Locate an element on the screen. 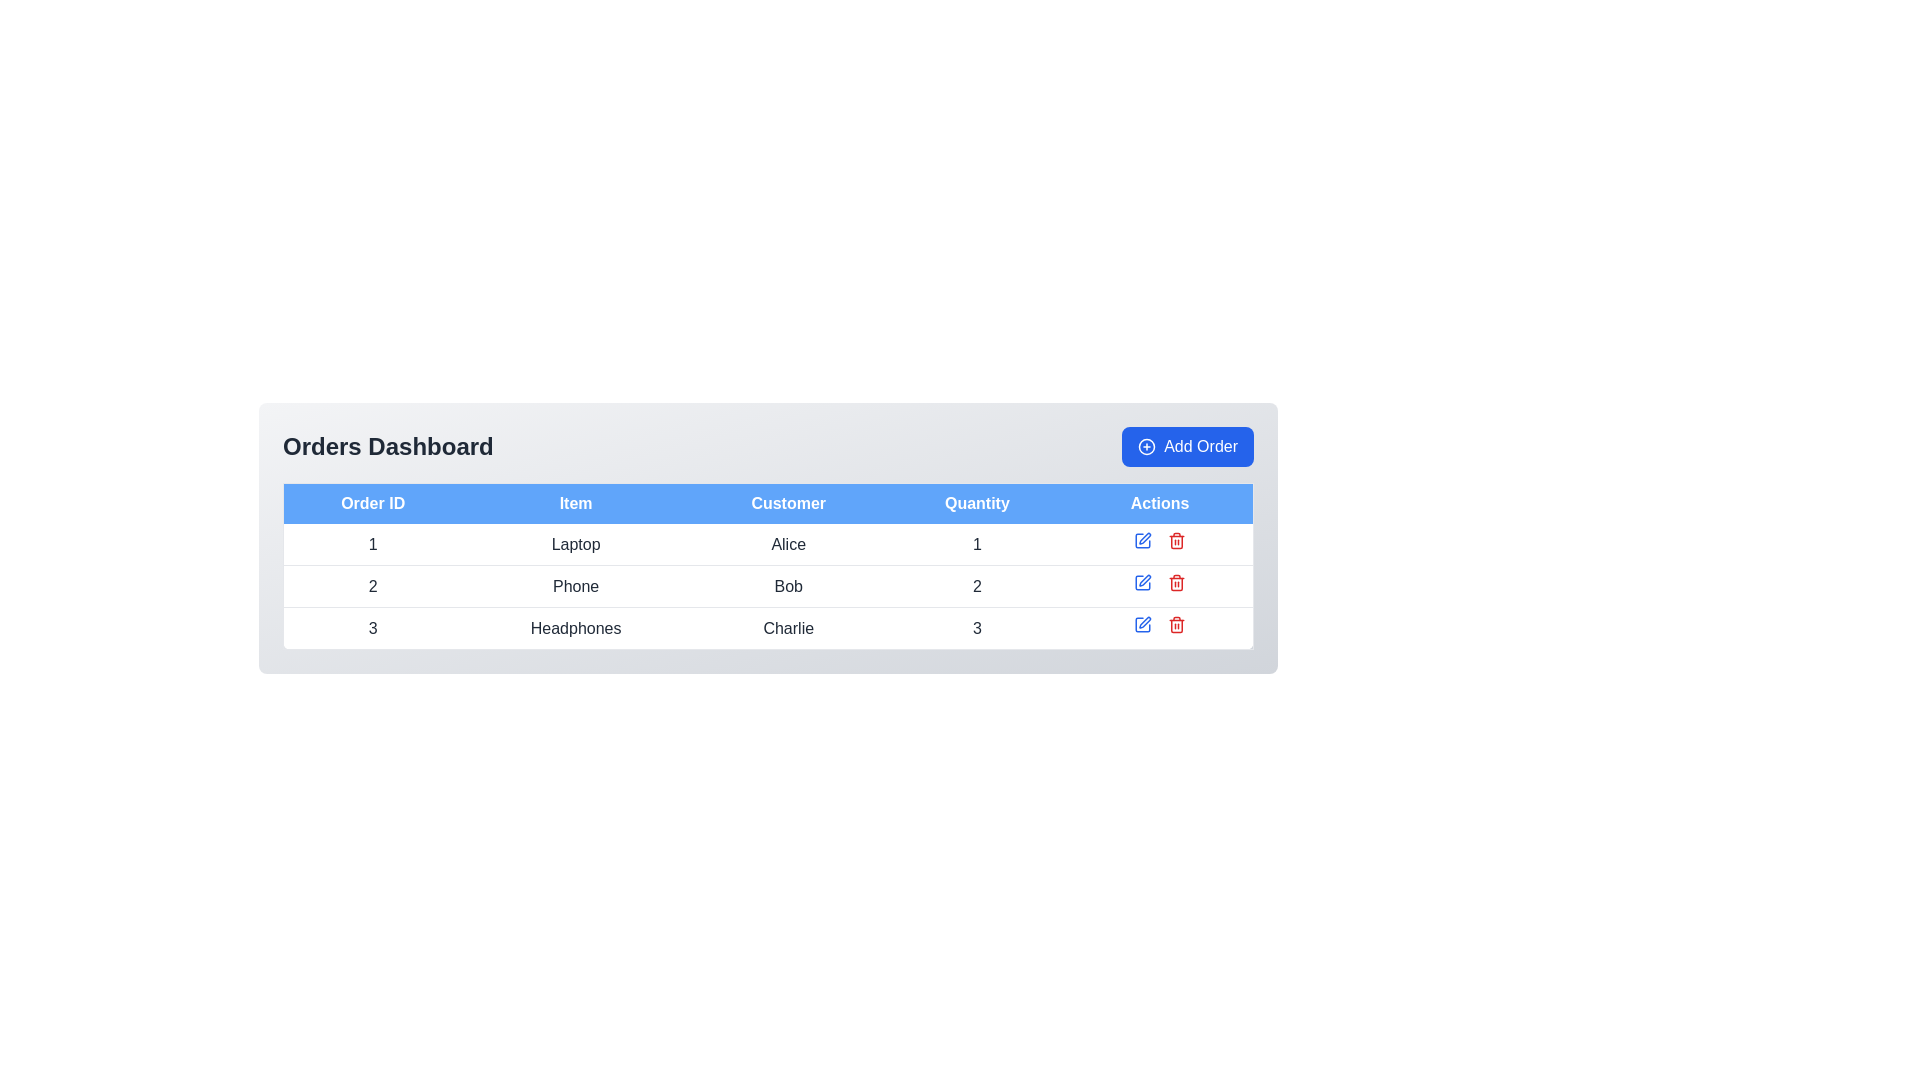 This screenshot has width=1920, height=1080. text content displayed in the 'Customer' column of the third row in the order record table is located at coordinates (787, 627).